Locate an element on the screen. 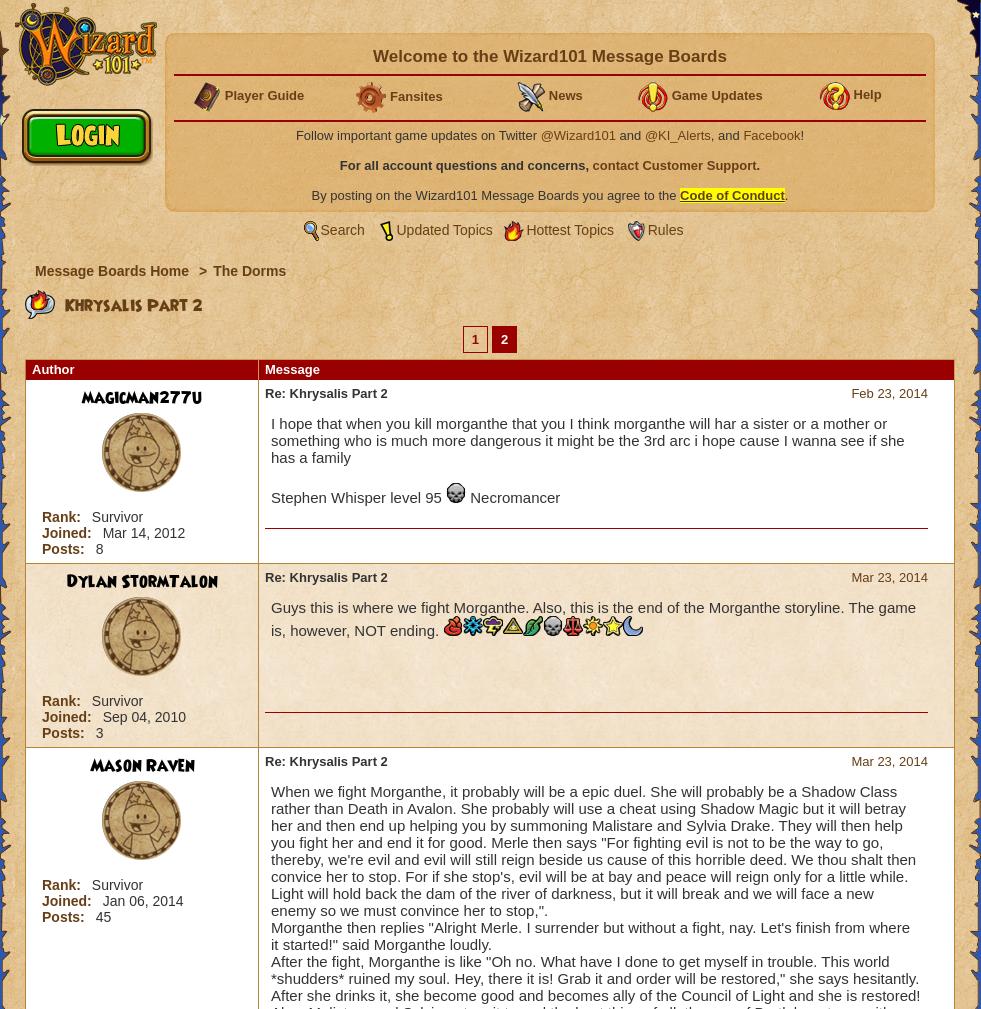  '>' is located at coordinates (196, 270).